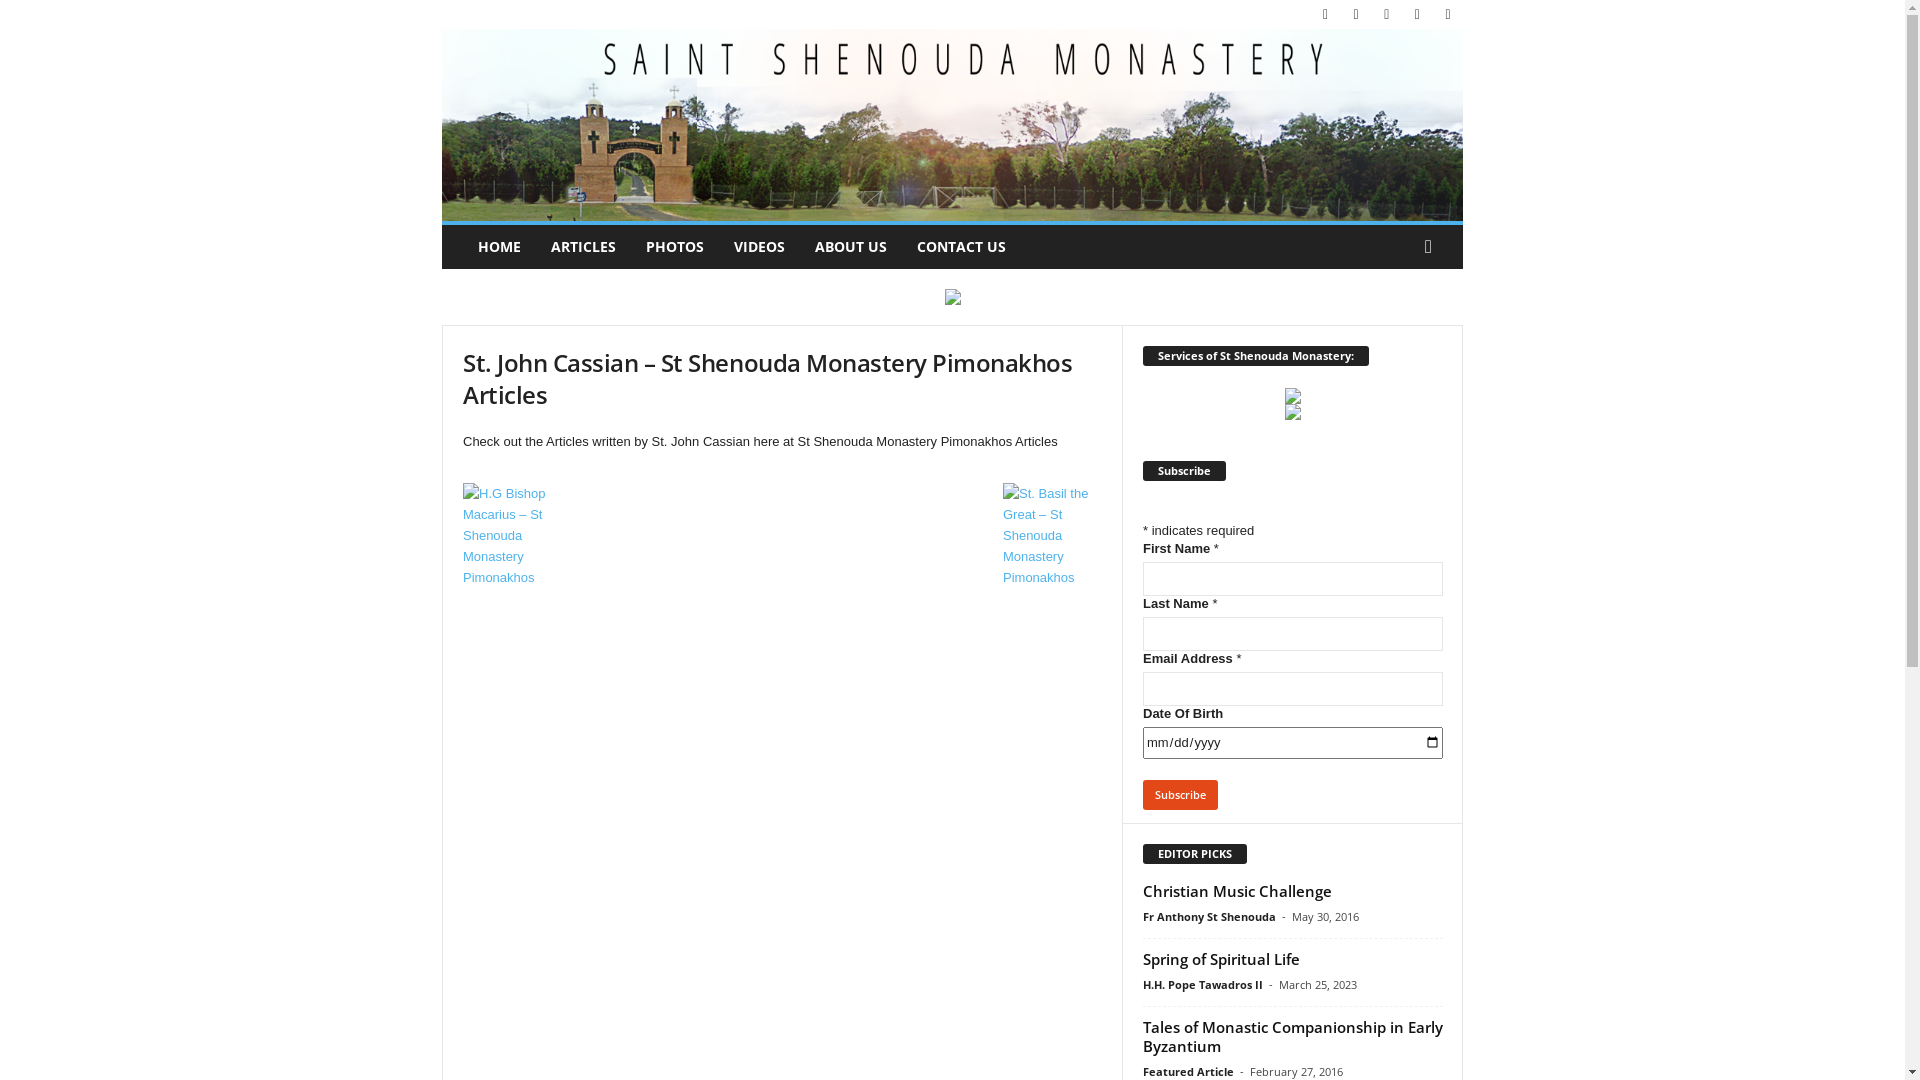 The height and width of the screenshot is (1080, 1920). I want to click on 'Youtube', so click(1448, 14).